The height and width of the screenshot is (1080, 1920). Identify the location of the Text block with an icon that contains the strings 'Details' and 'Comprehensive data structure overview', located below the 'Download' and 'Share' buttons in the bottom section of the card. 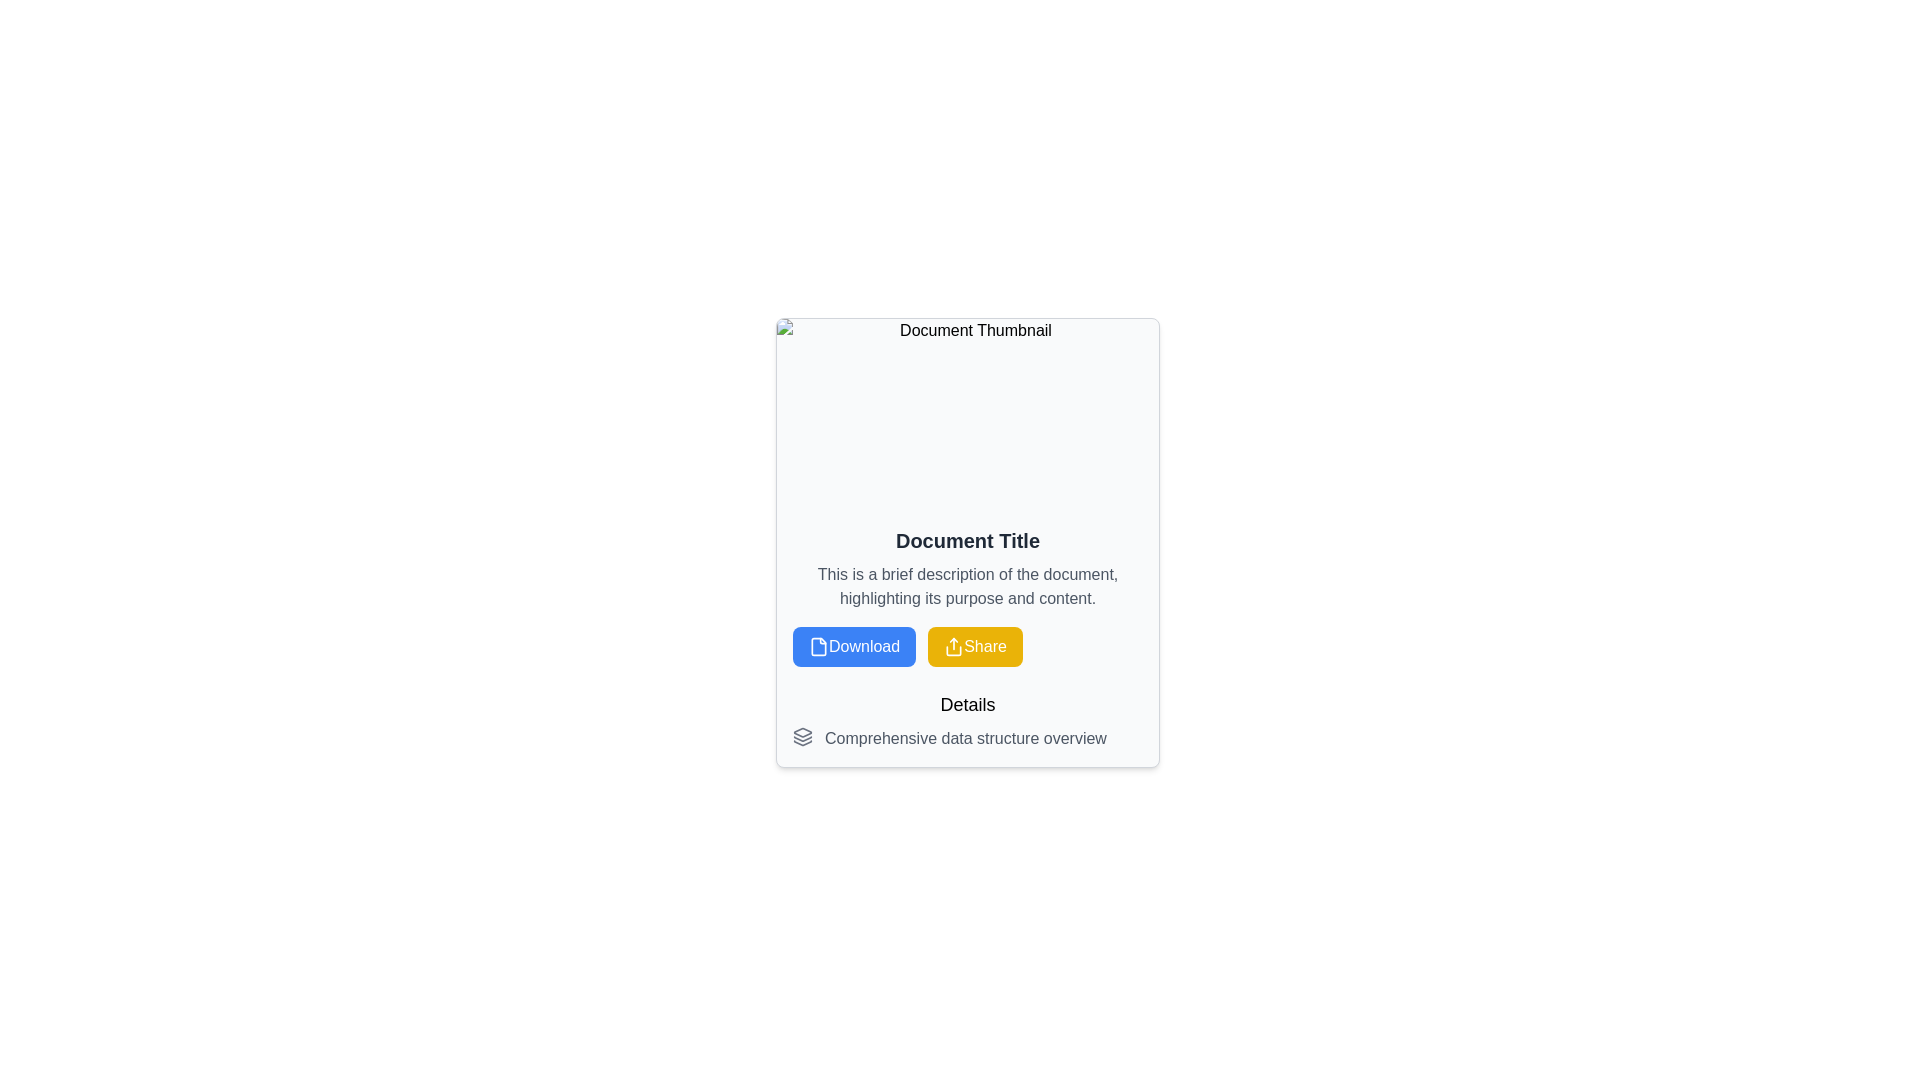
(968, 721).